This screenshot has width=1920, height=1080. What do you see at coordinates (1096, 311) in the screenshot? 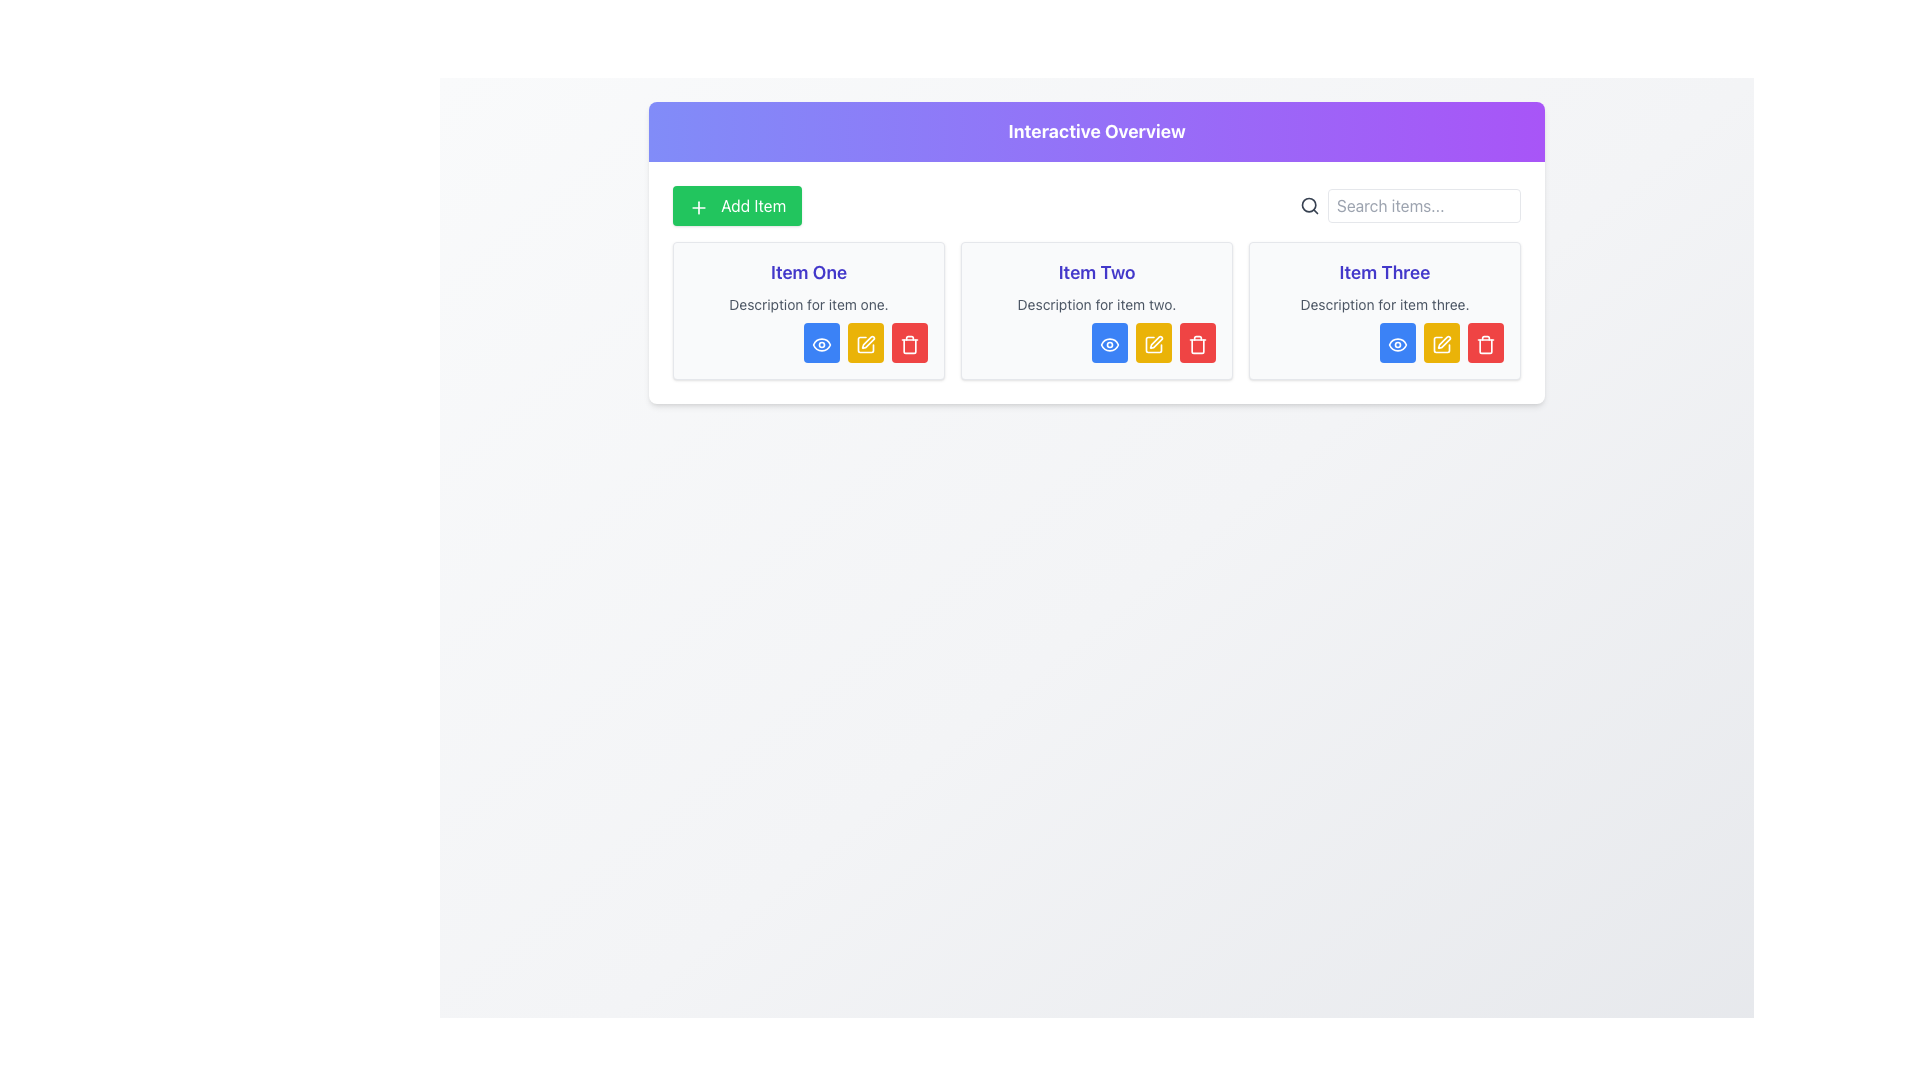
I see `the Card Grid` at bounding box center [1096, 311].